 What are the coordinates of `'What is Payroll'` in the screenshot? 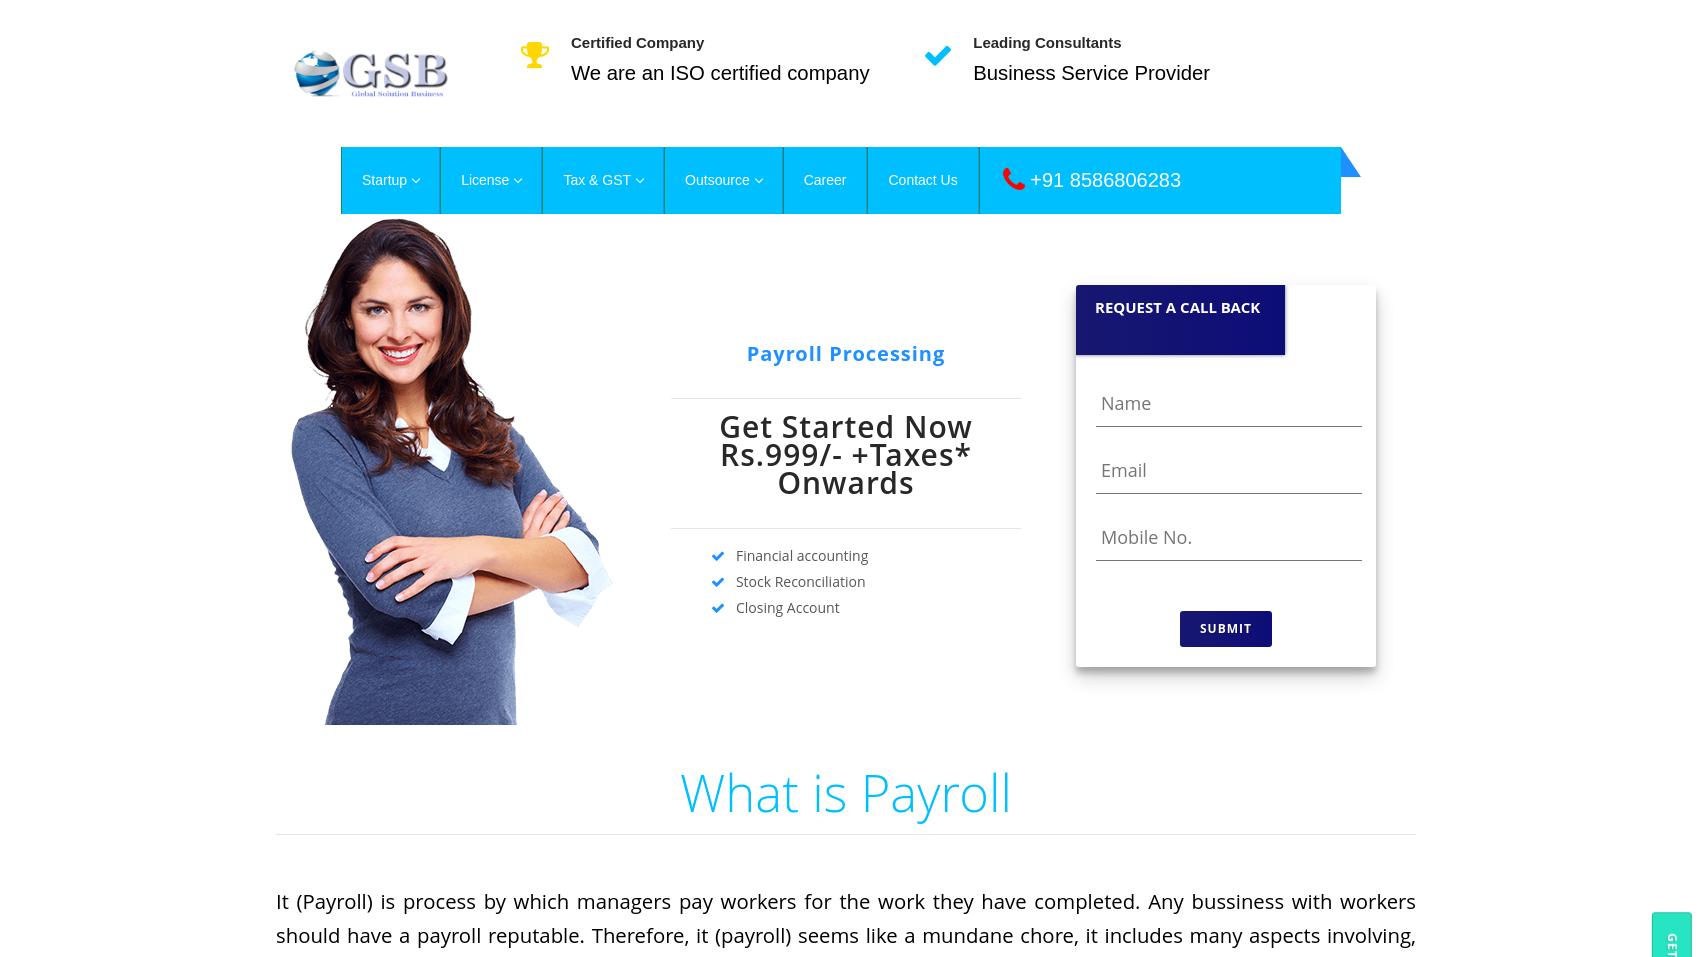 It's located at (845, 790).